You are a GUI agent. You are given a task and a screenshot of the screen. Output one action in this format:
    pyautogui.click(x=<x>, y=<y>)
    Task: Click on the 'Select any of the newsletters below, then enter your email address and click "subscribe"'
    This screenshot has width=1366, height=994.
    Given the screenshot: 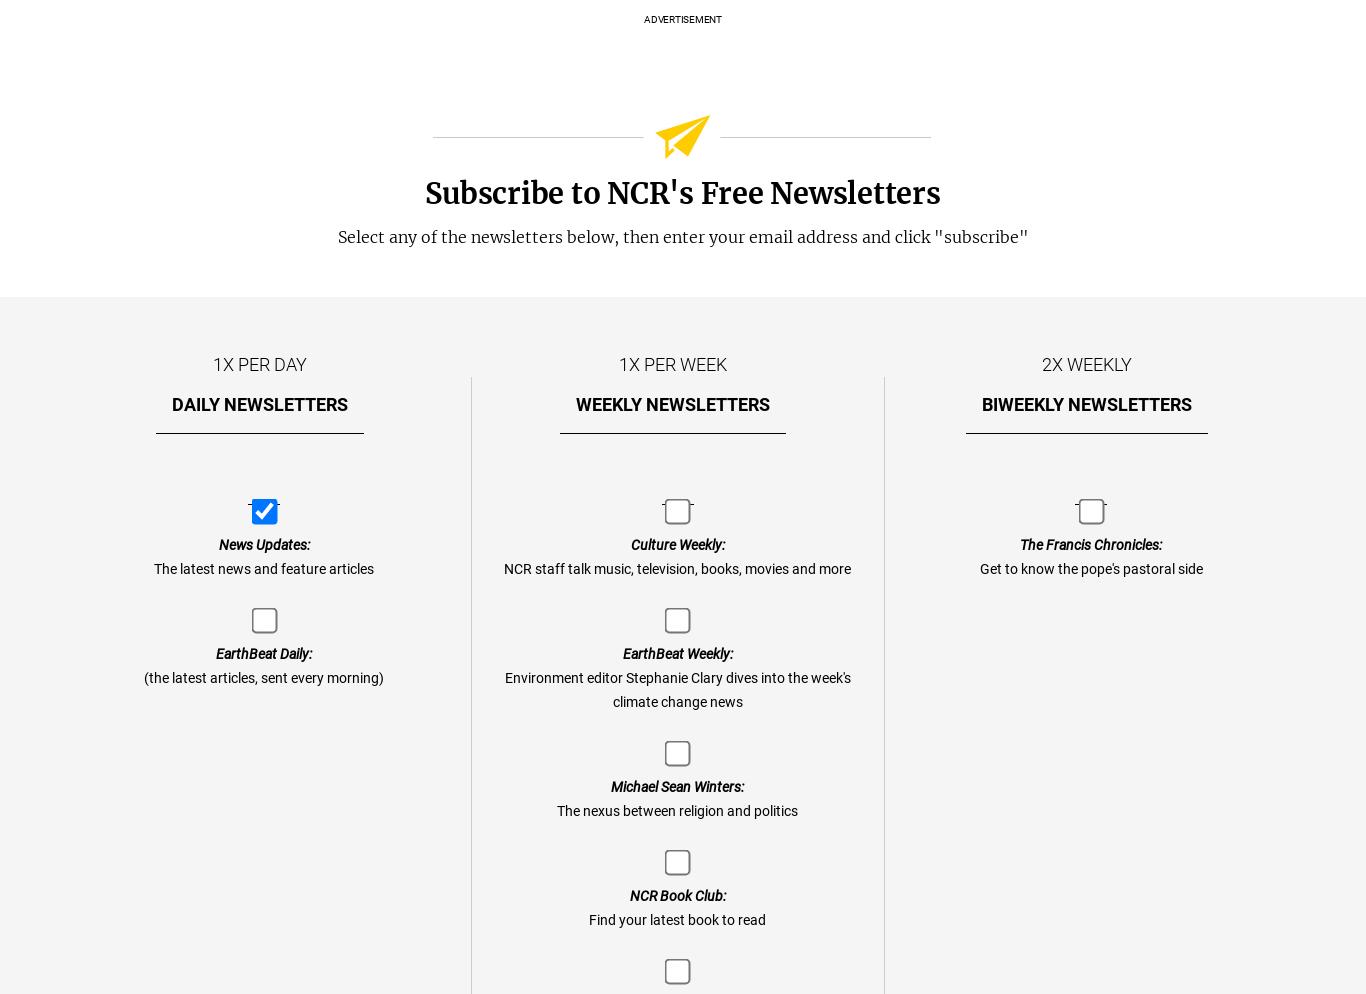 What is the action you would take?
    pyautogui.click(x=681, y=235)
    